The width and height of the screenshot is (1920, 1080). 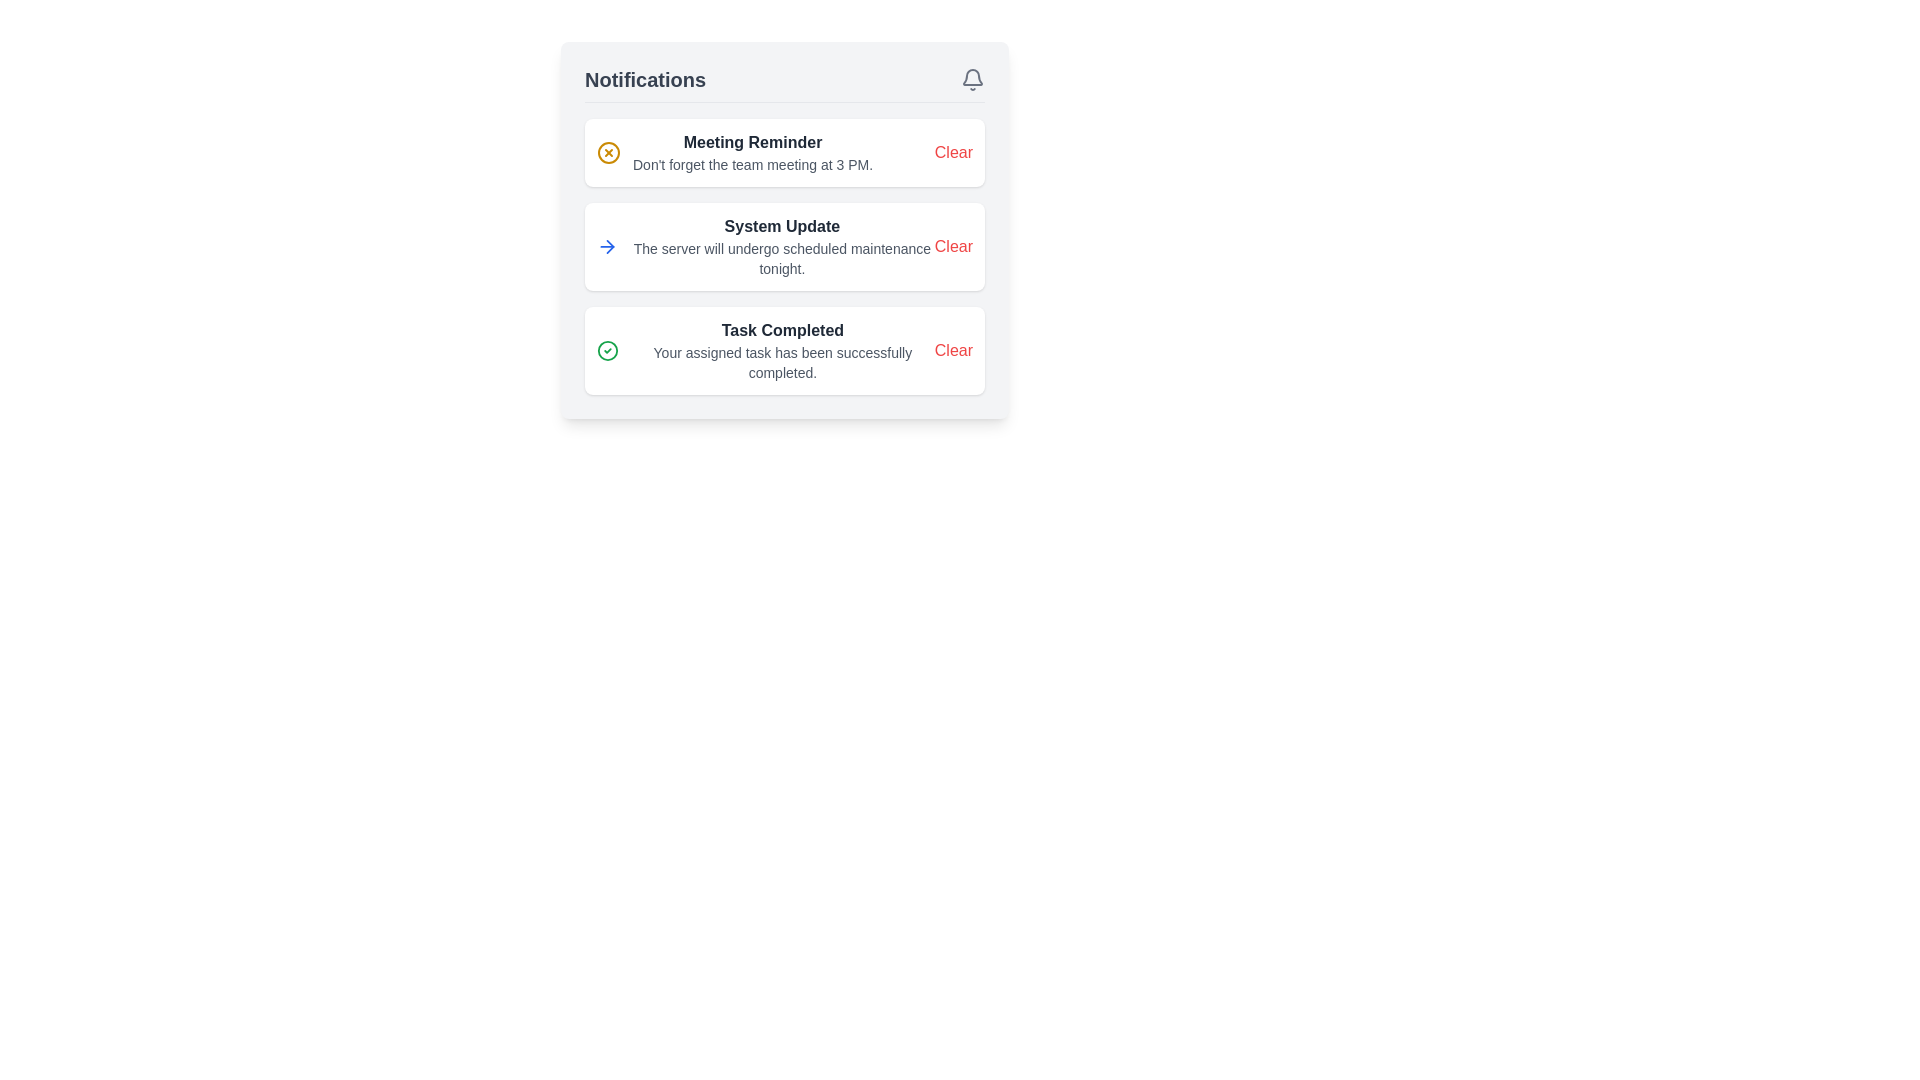 What do you see at coordinates (781, 226) in the screenshot?
I see `the 'System Update' text label, which is a prominent title in a notification box, styled in bold and dark gray color, located centrally in the second notification box` at bounding box center [781, 226].